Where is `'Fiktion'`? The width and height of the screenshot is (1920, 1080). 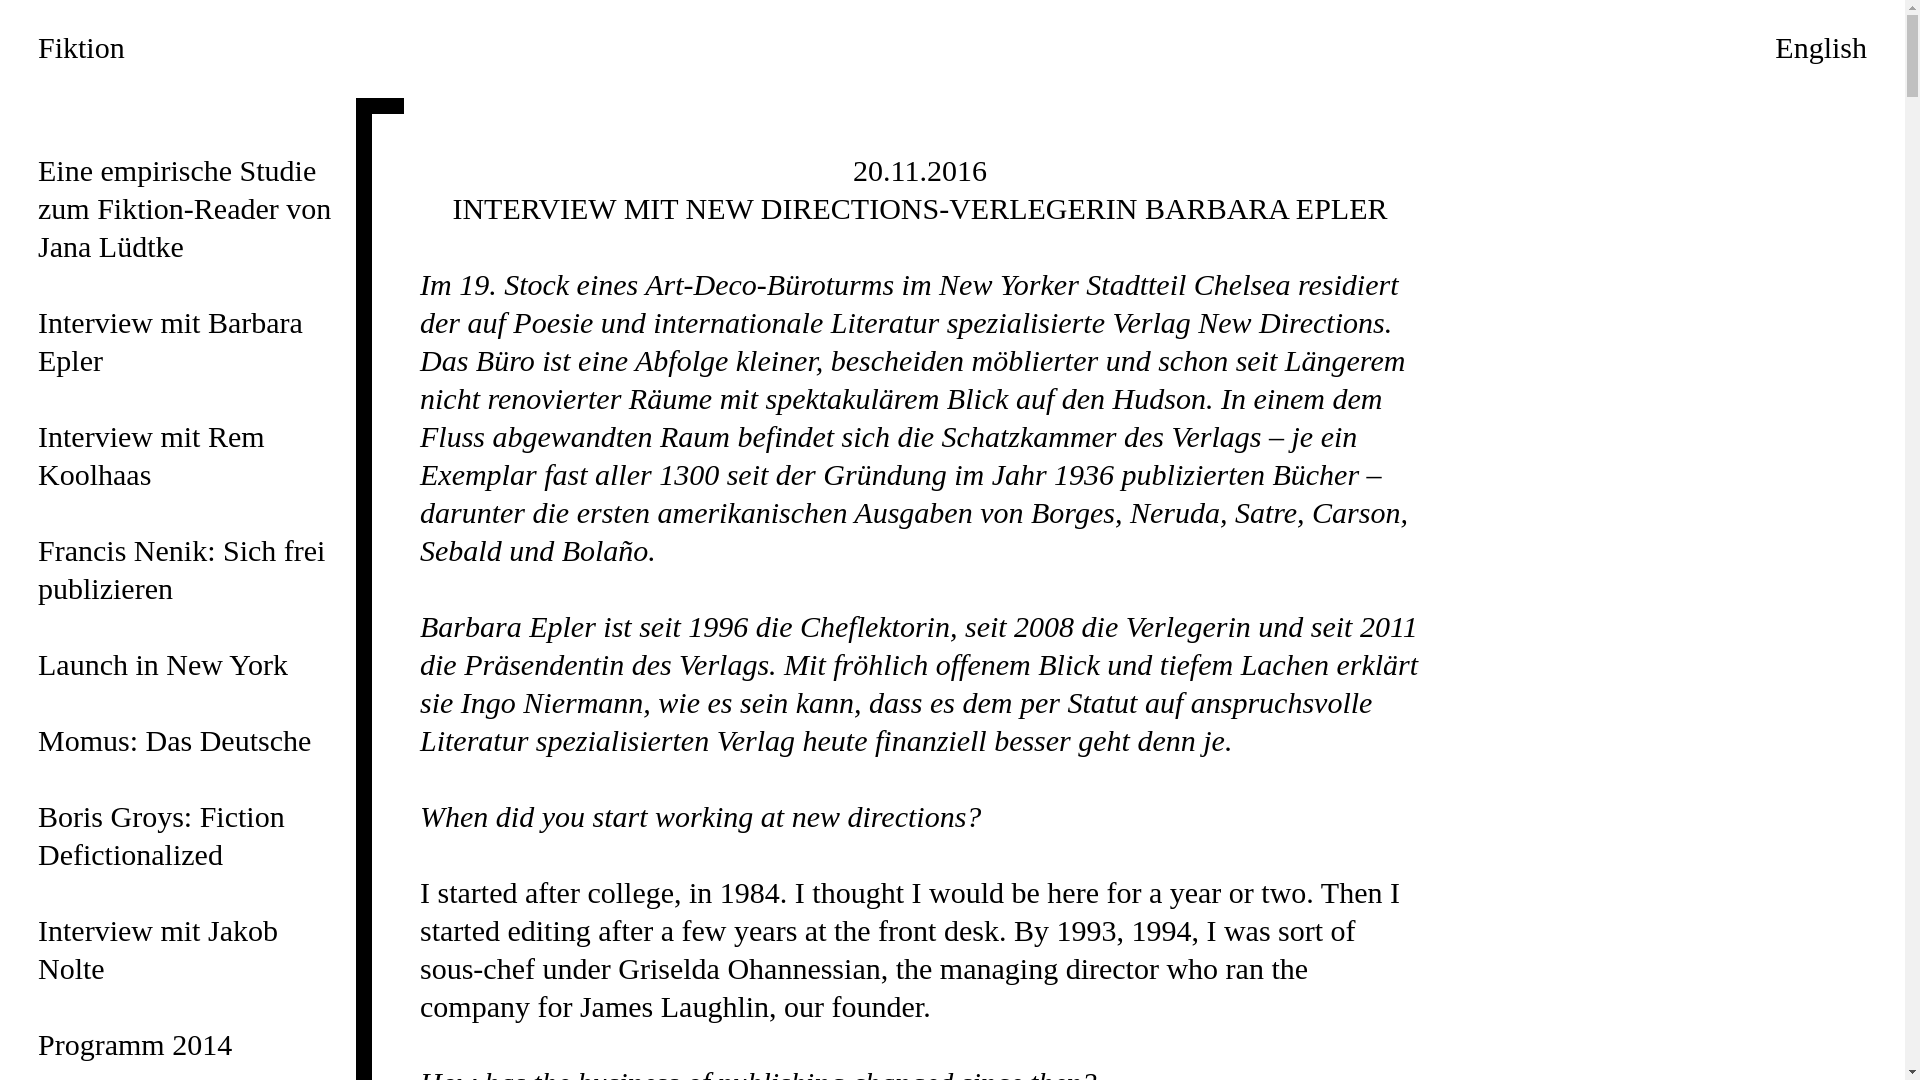
'Fiktion' is located at coordinates (80, 46).